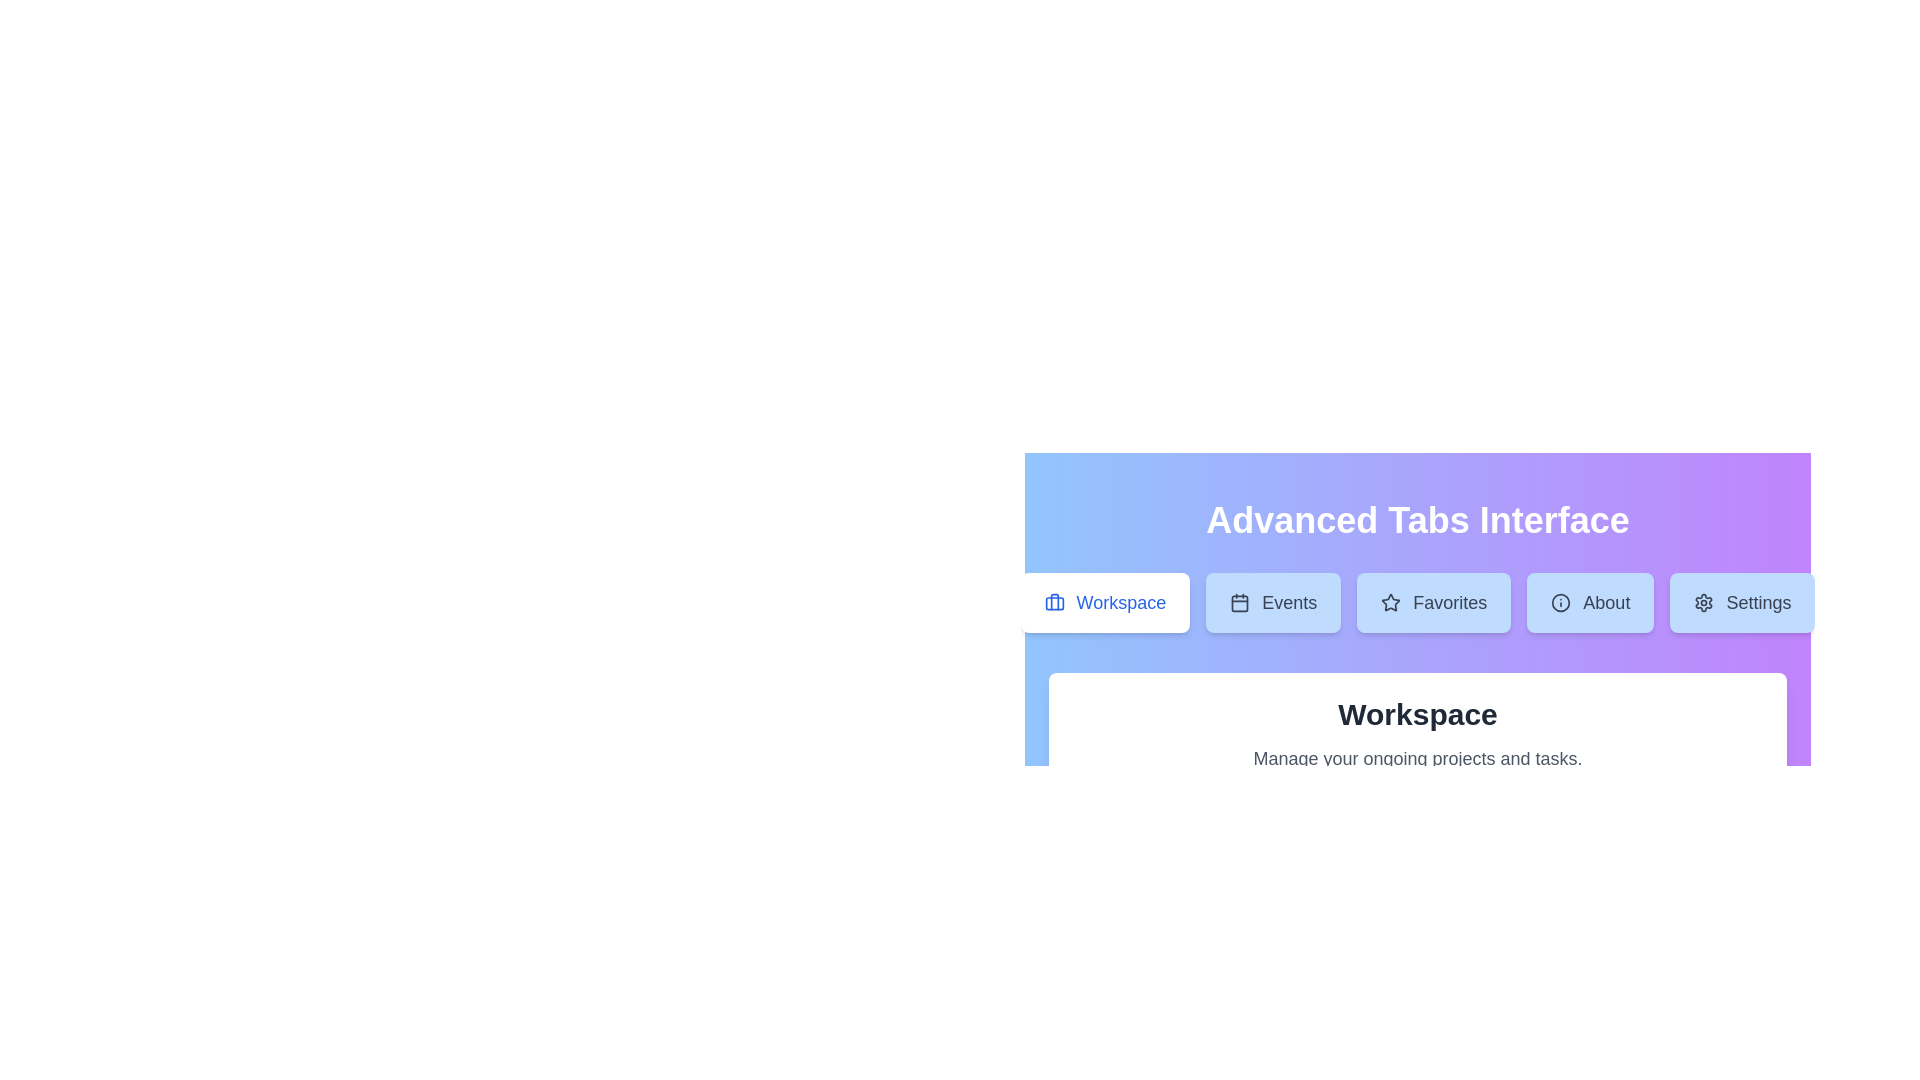  Describe the element at coordinates (1416, 609) in the screenshot. I see `the 'Favorites' navigation button, which is the third button in a horizontal list located below the 'Advanced Tabs Interface' heading` at that location.